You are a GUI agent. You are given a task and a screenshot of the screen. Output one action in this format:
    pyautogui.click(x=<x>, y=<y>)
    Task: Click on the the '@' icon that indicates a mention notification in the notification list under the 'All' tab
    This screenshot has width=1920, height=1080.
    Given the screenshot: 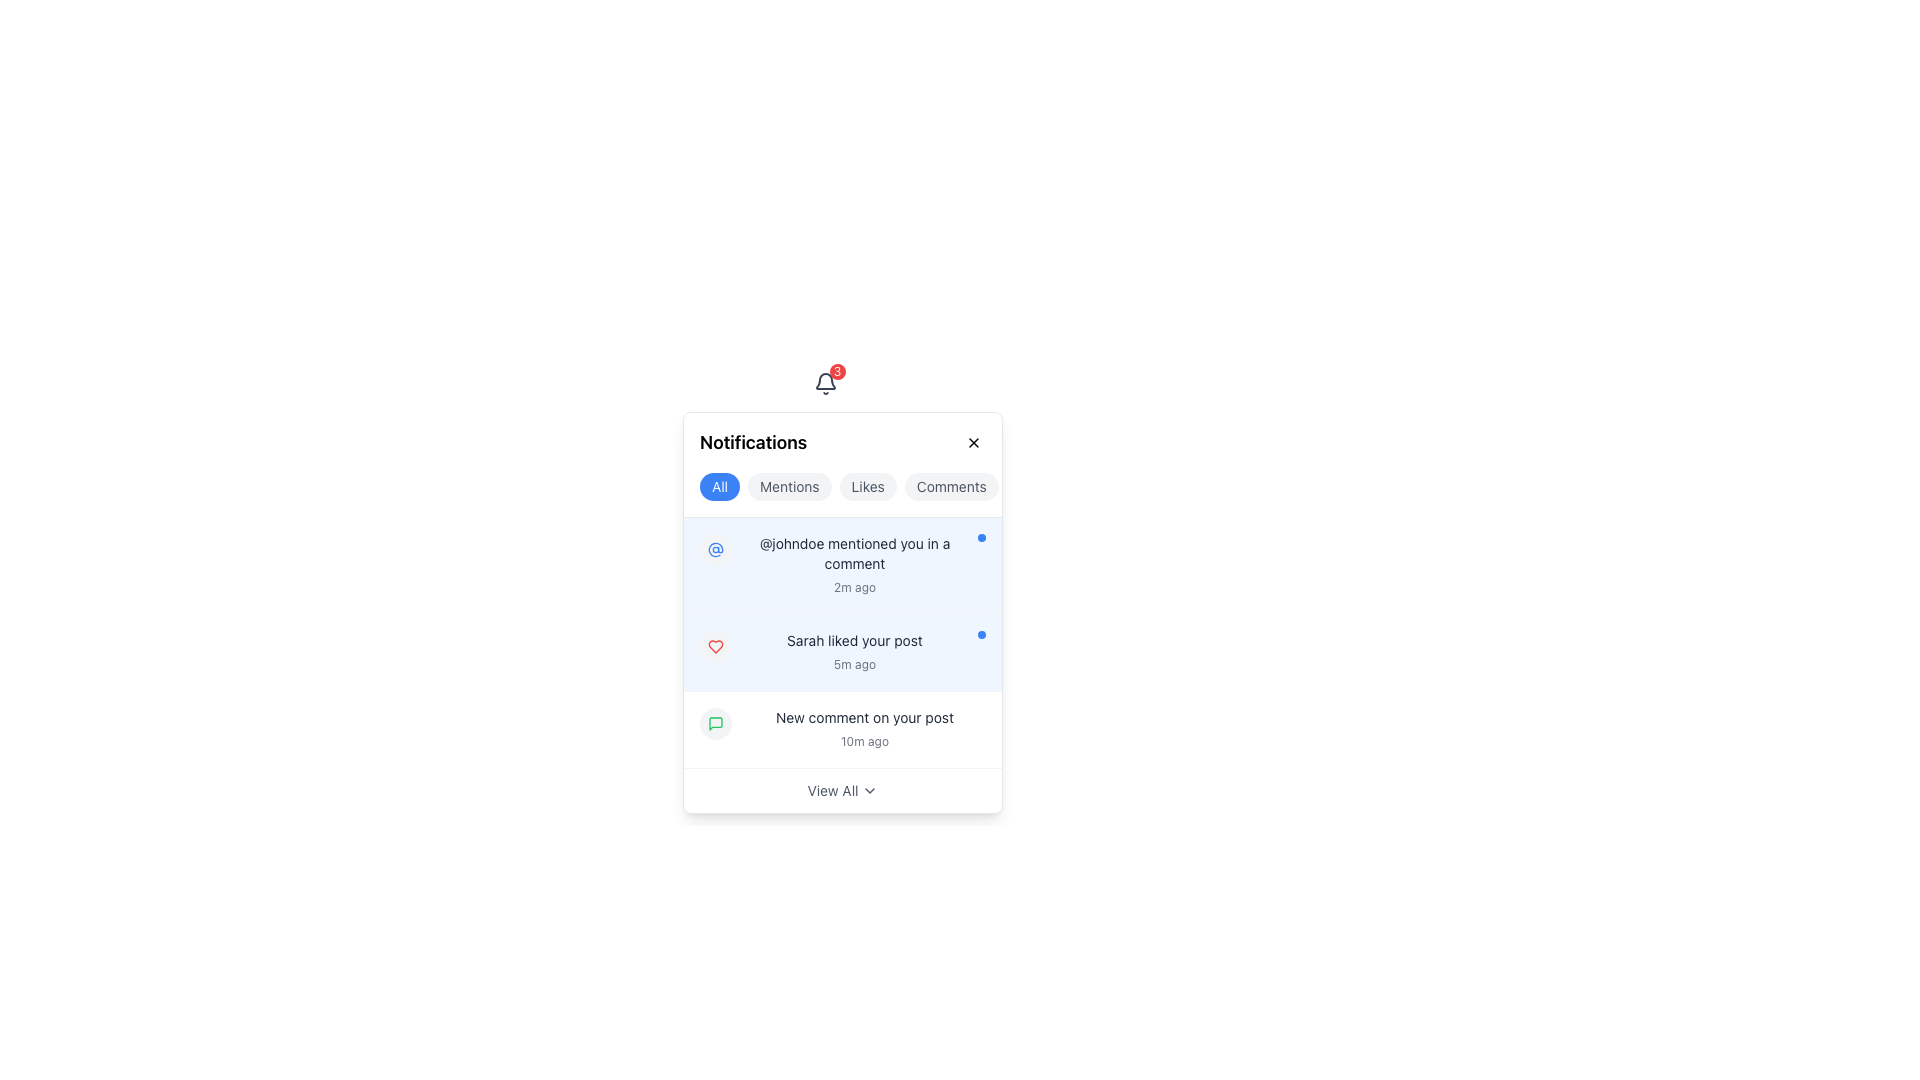 What is the action you would take?
    pyautogui.click(x=715, y=550)
    